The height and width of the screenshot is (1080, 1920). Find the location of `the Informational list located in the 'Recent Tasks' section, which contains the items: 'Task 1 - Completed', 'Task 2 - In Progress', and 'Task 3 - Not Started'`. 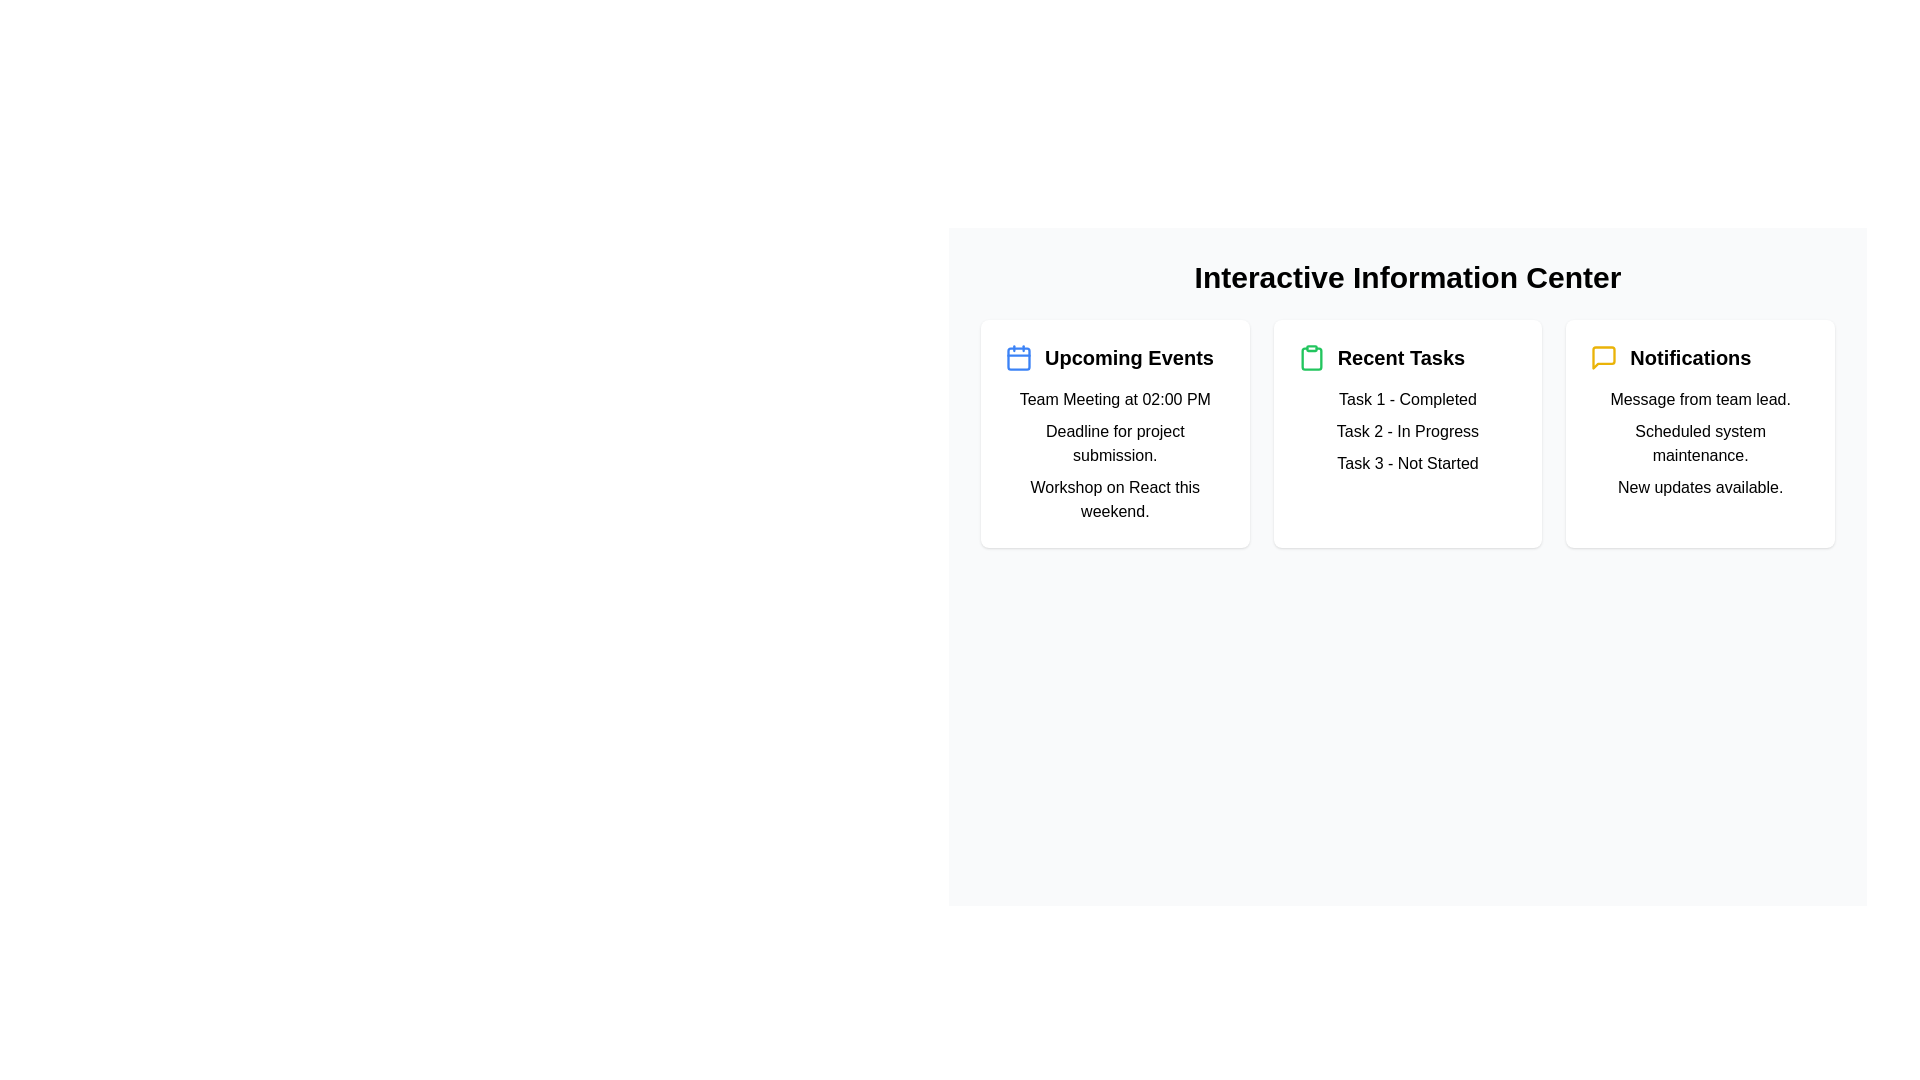

the Informational list located in the 'Recent Tasks' section, which contains the items: 'Task 1 - Completed', 'Task 2 - In Progress', and 'Task 3 - Not Started' is located at coordinates (1406, 431).